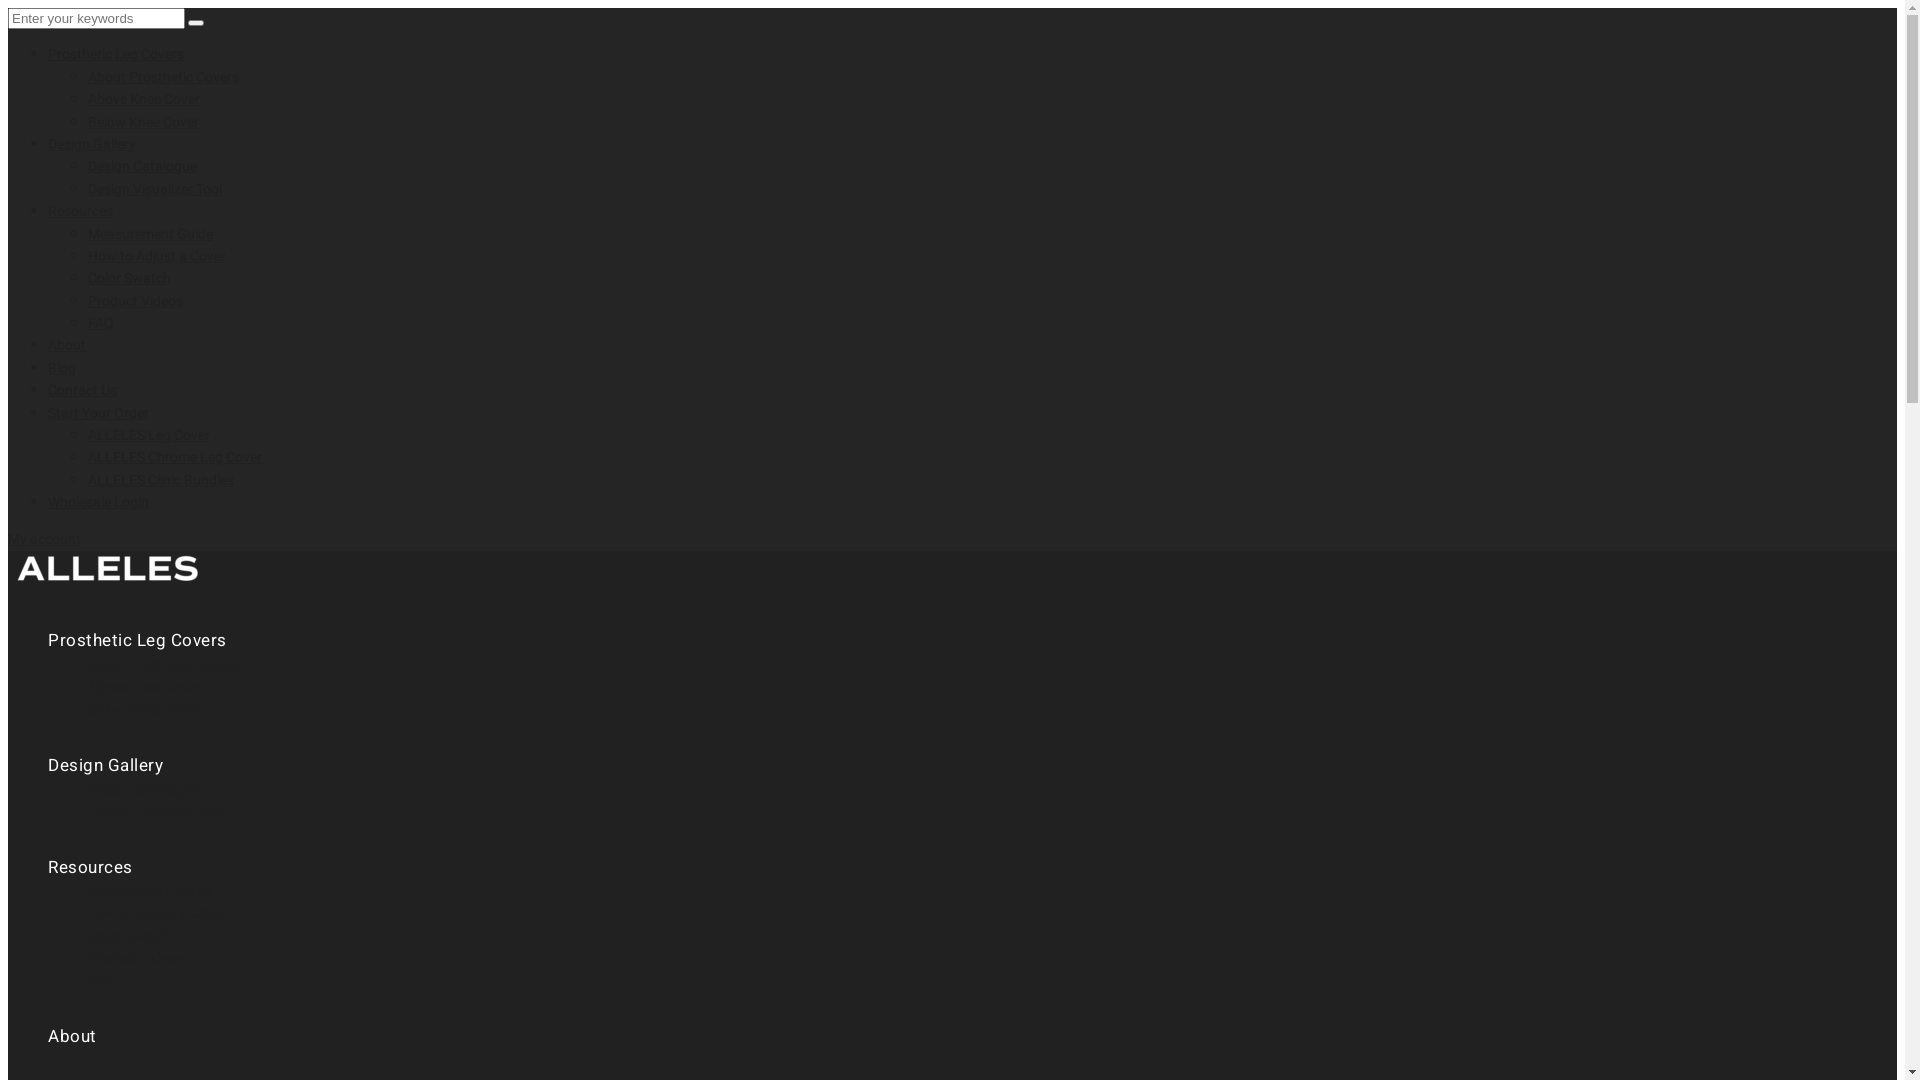 This screenshot has width=1920, height=1080. What do you see at coordinates (86, 457) in the screenshot?
I see `'ALLELES Chrome Leg Cover'` at bounding box center [86, 457].